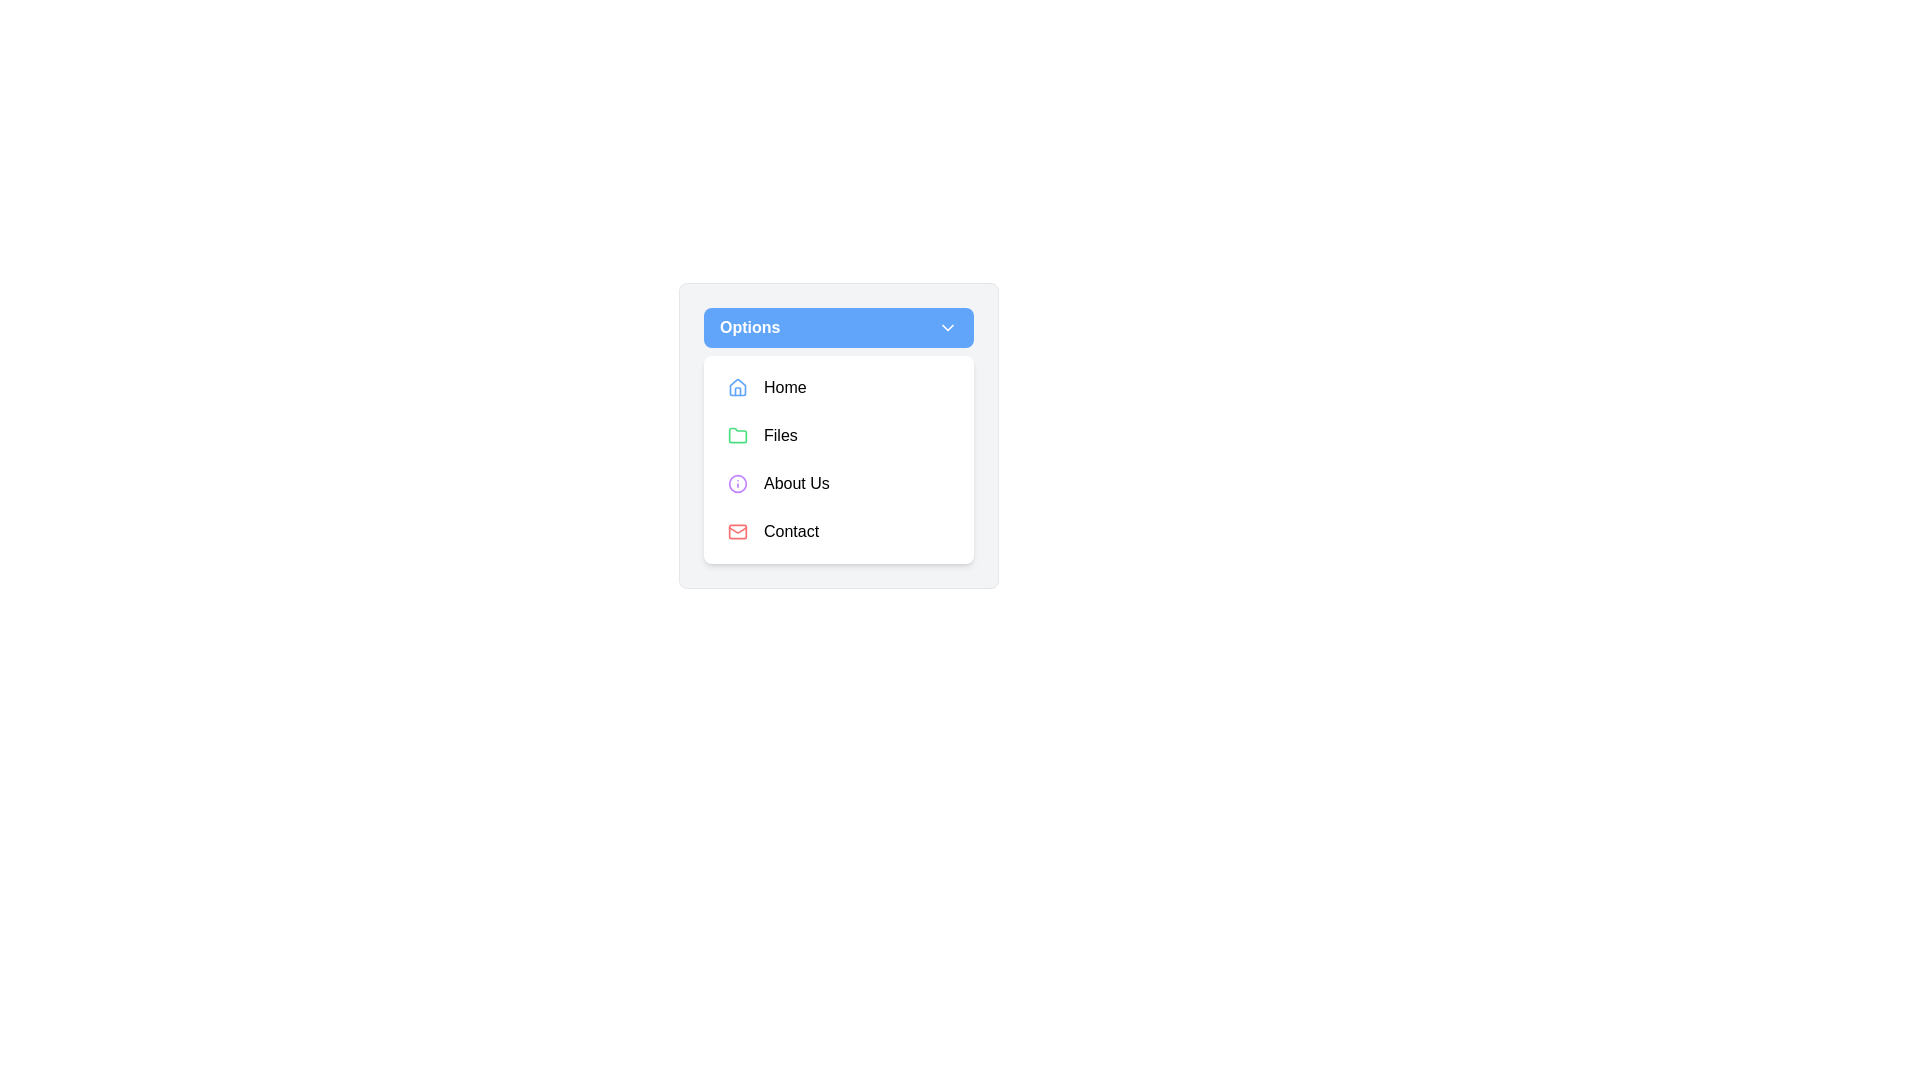  What do you see at coordinates (839, 388) in the screenshot?
I see `the 'Home' button` at bounding box center [839, 388].